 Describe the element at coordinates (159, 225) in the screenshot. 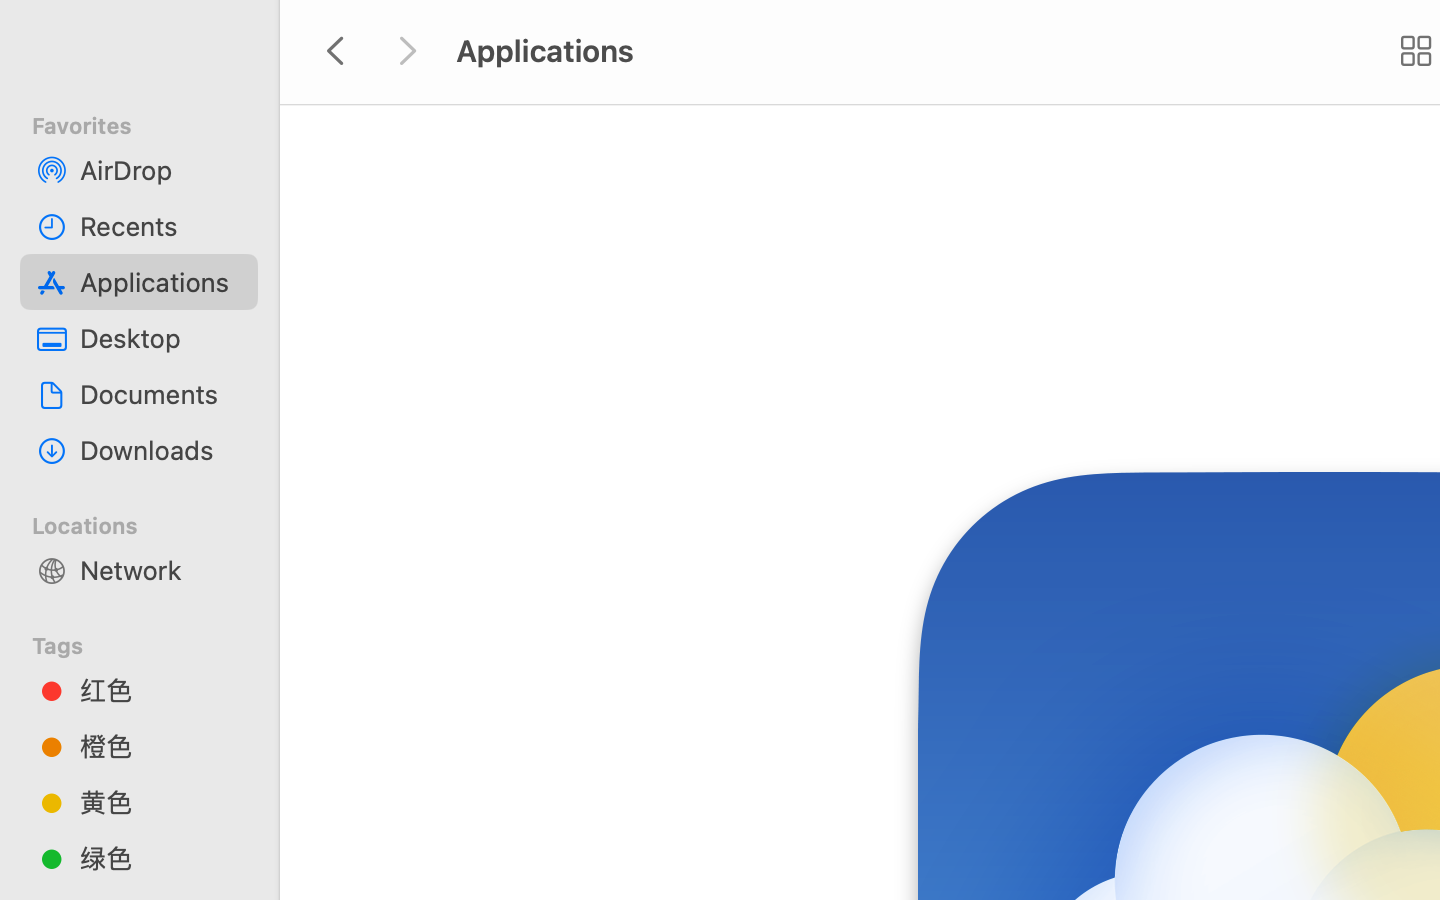

I see `'Recents'` at that location.